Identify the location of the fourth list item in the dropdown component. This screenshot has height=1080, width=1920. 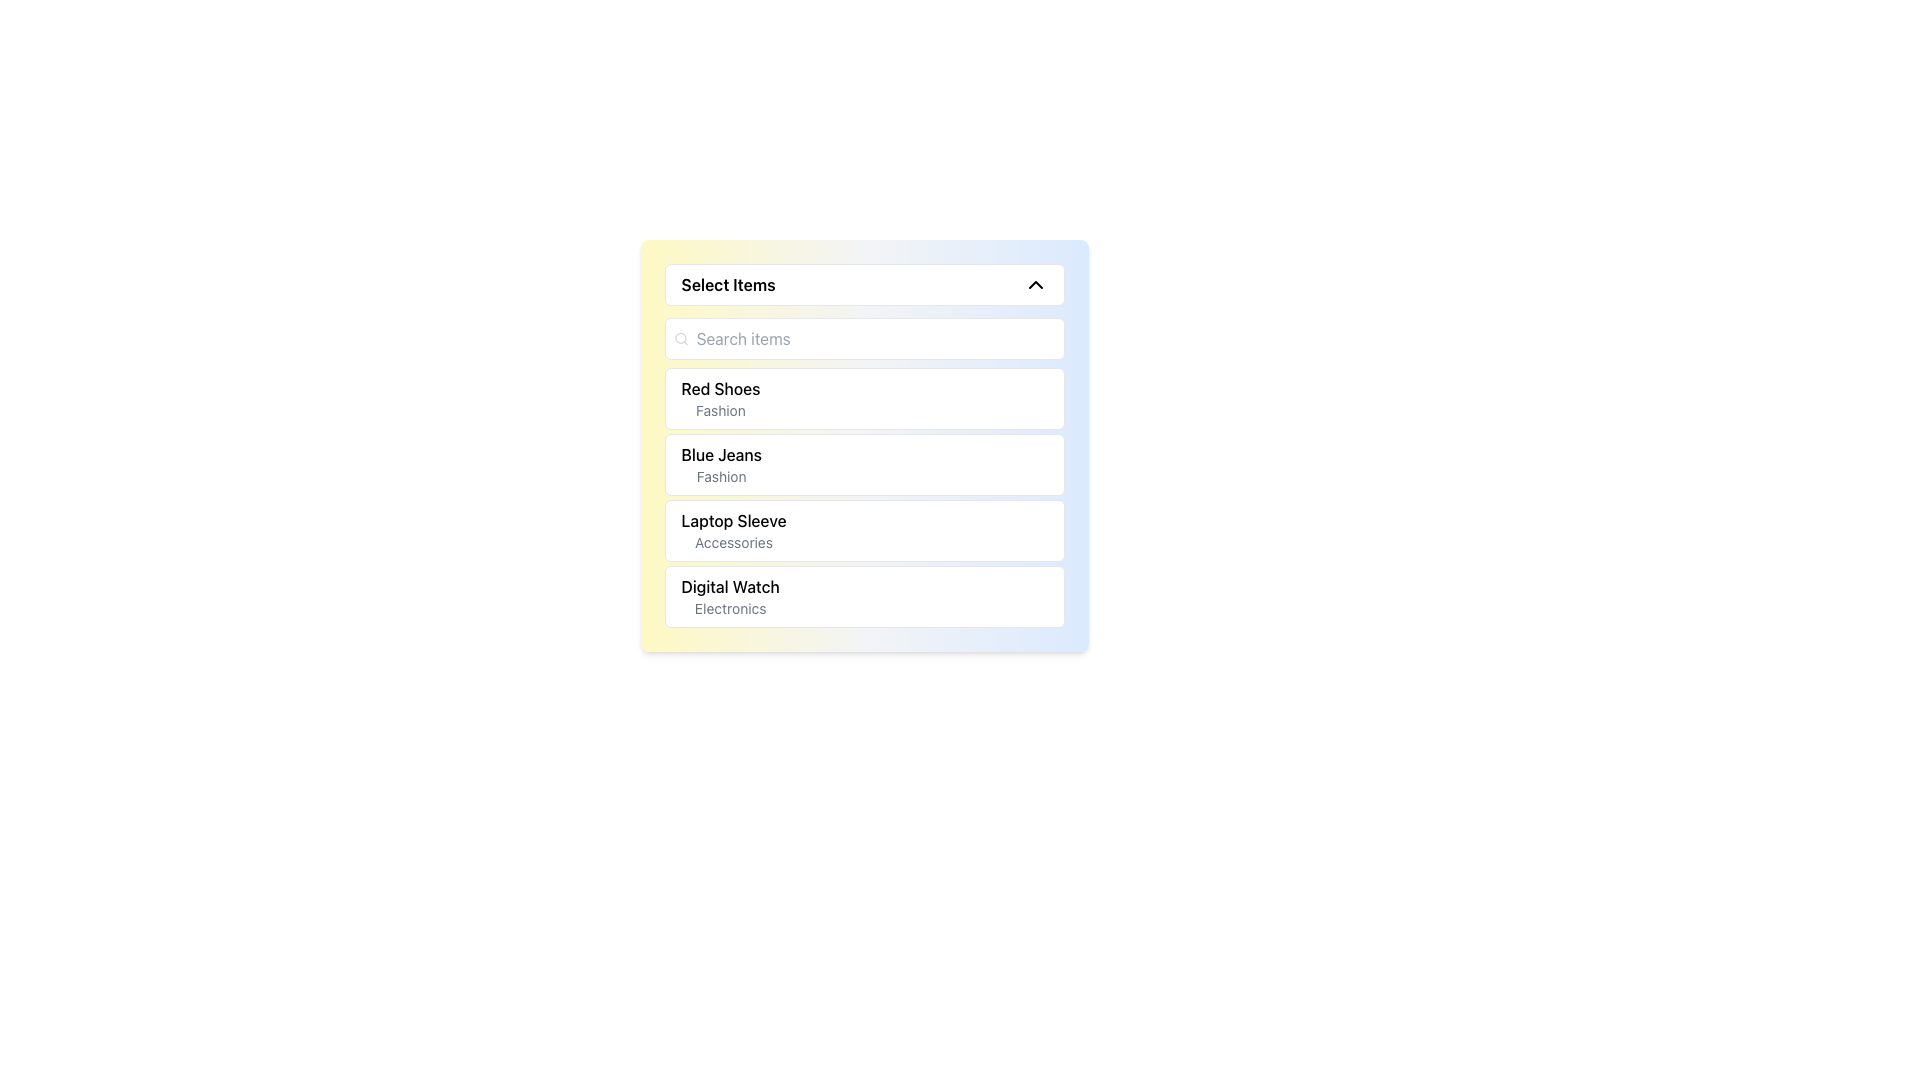
(864, 596).